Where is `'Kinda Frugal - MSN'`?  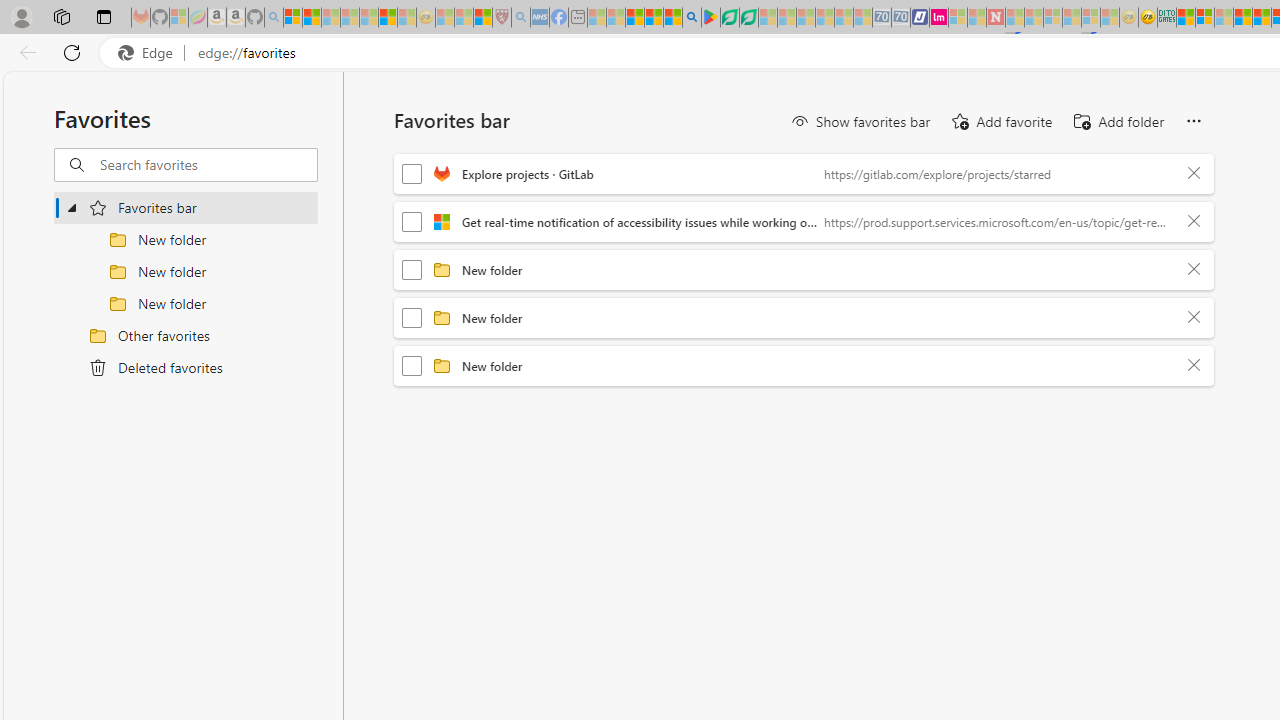 'Kinda Frugal - MSN' is located at coordinates (1261, 17).